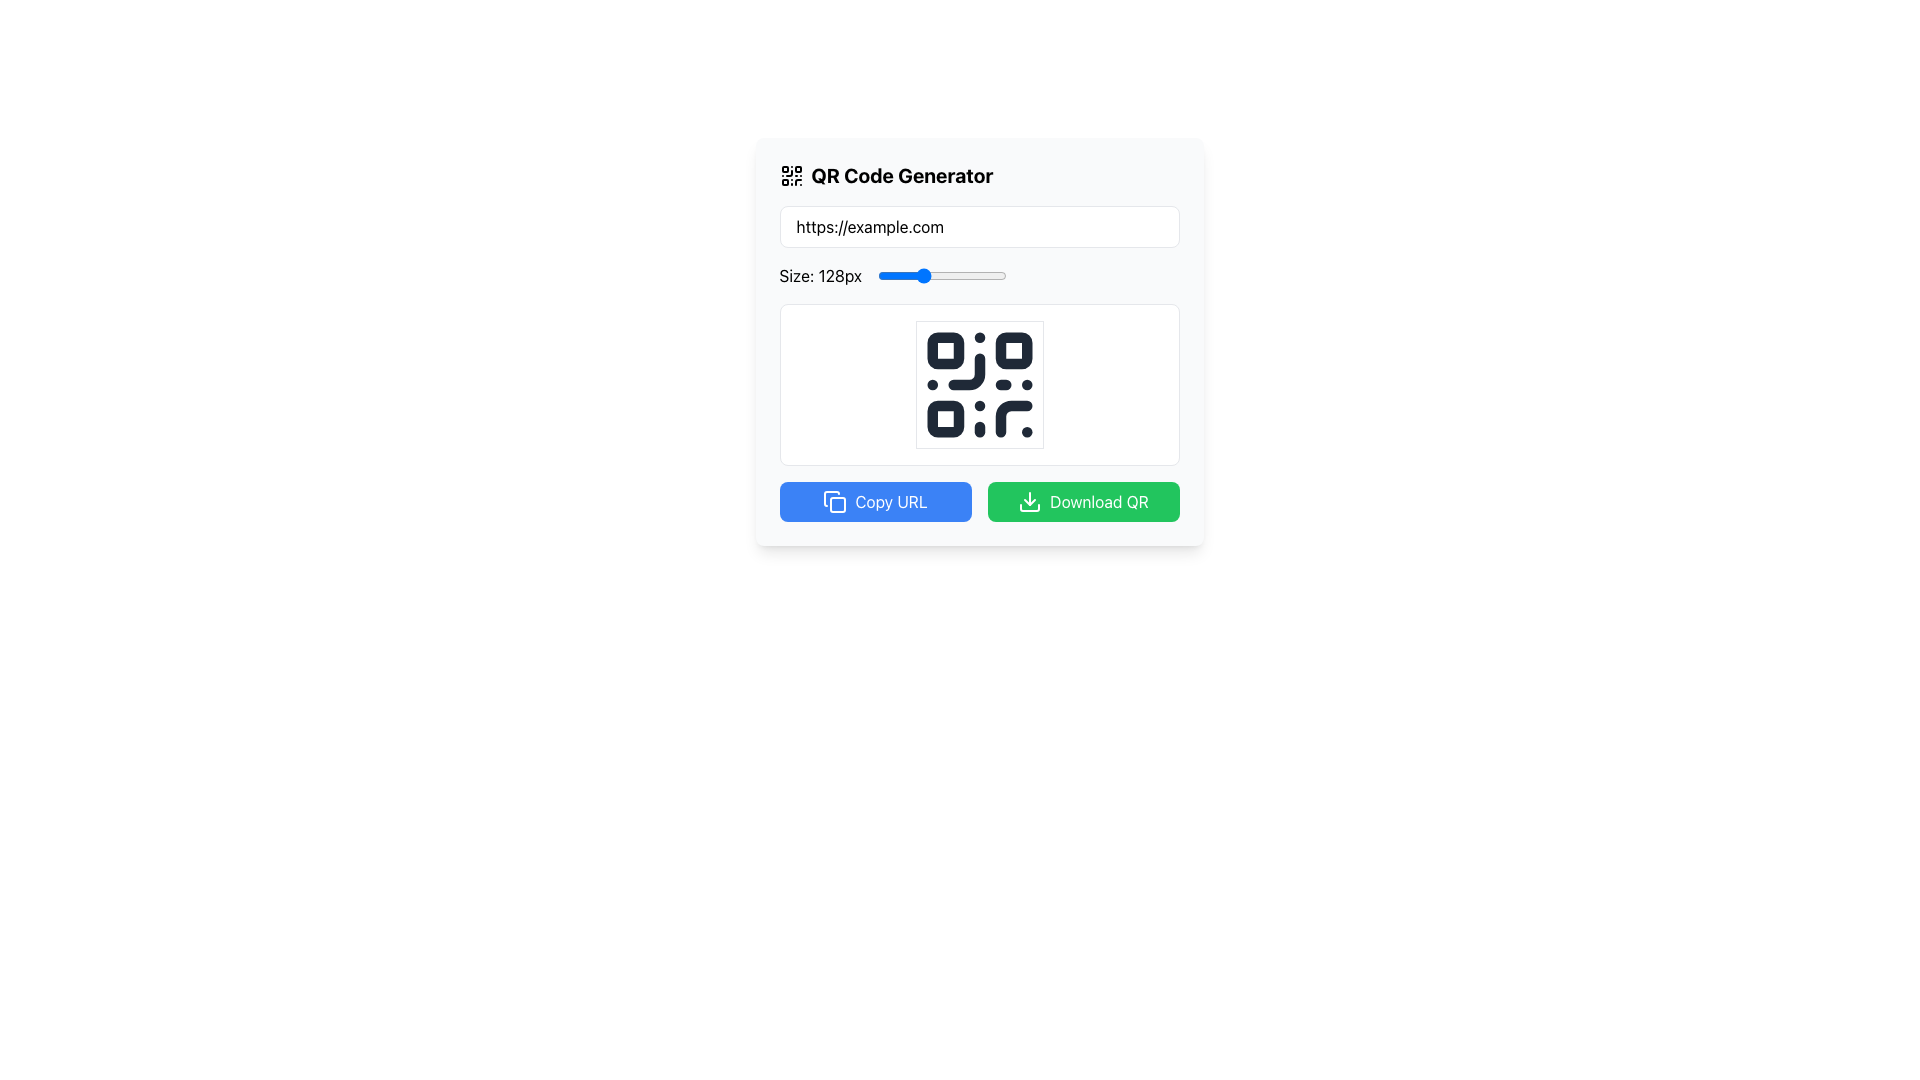 The width and height of the screenshot is (1920, 1080). I want to click on the size, so click(972, 276).